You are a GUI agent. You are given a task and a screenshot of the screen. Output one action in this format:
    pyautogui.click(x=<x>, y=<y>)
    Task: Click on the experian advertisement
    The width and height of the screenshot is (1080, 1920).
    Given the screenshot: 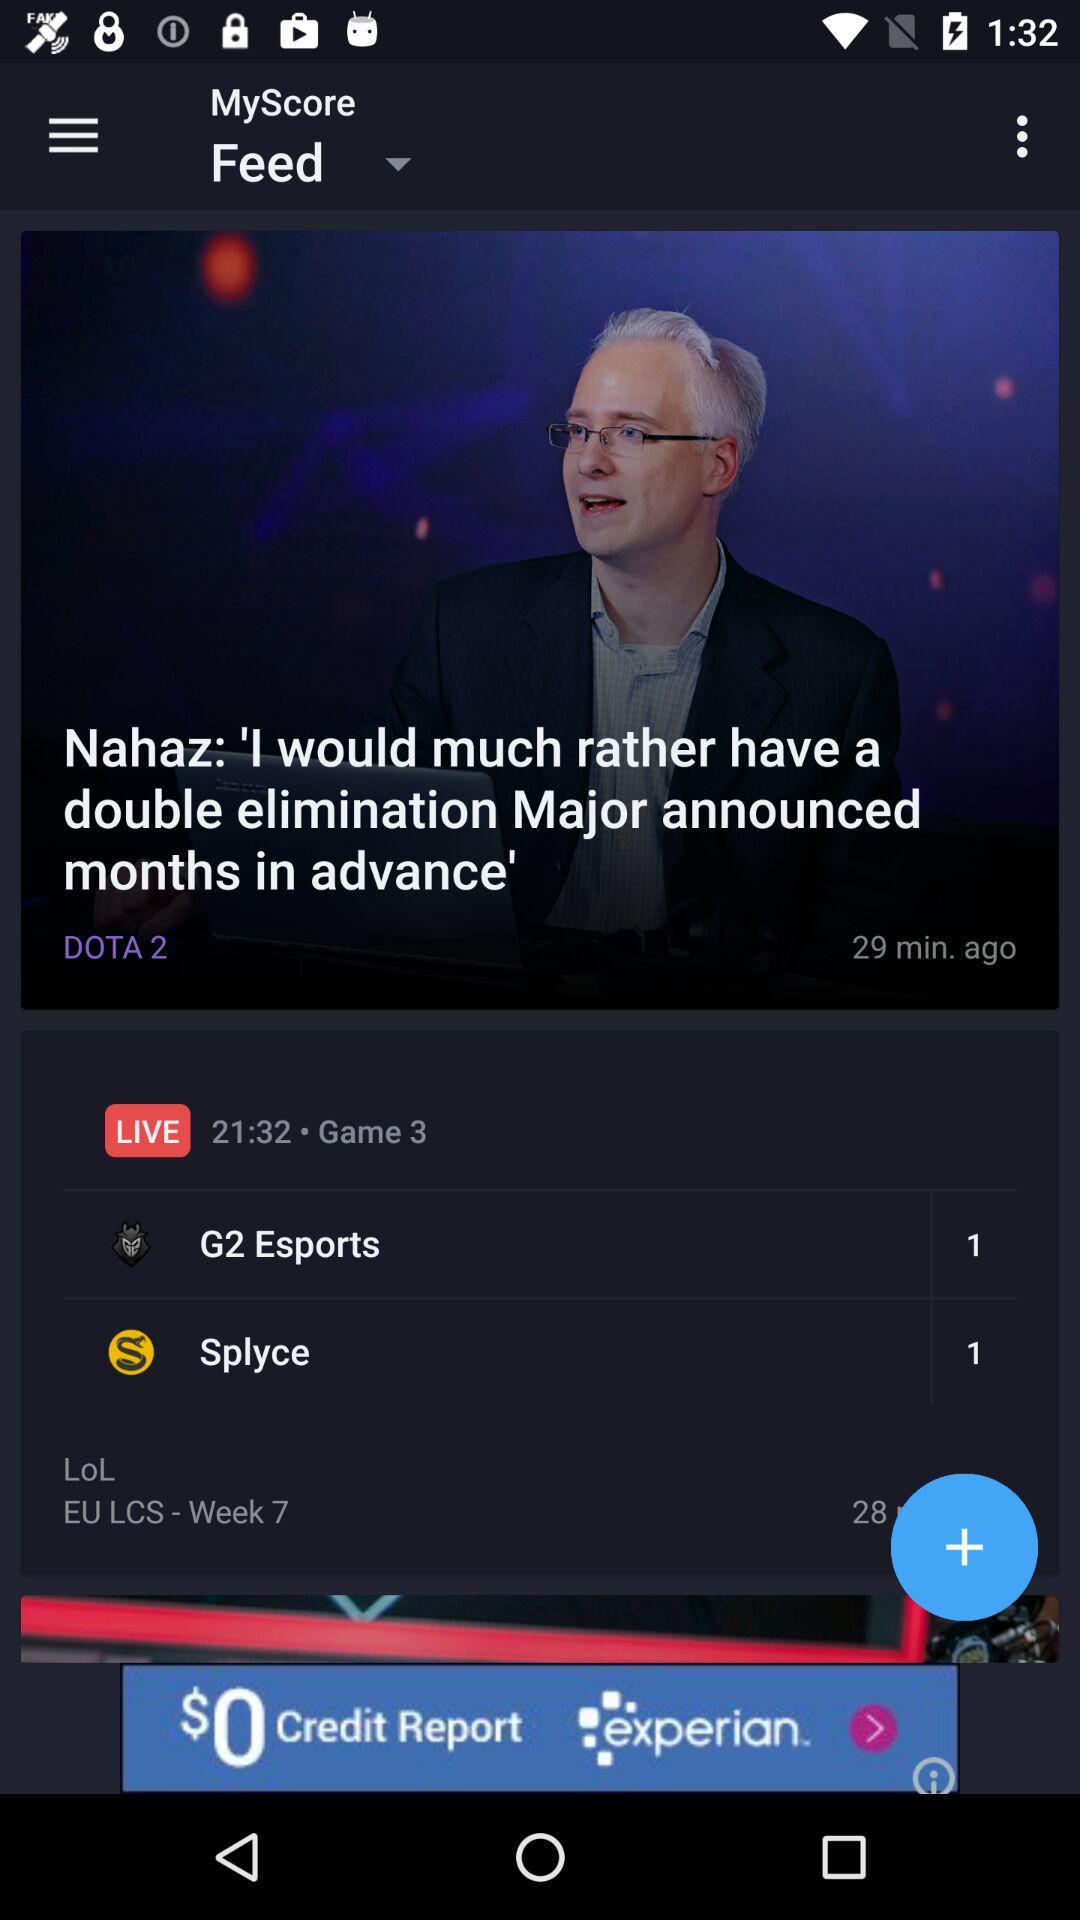 What is the action you would take?
    pyautogui.click(x=540, y=1727)
    